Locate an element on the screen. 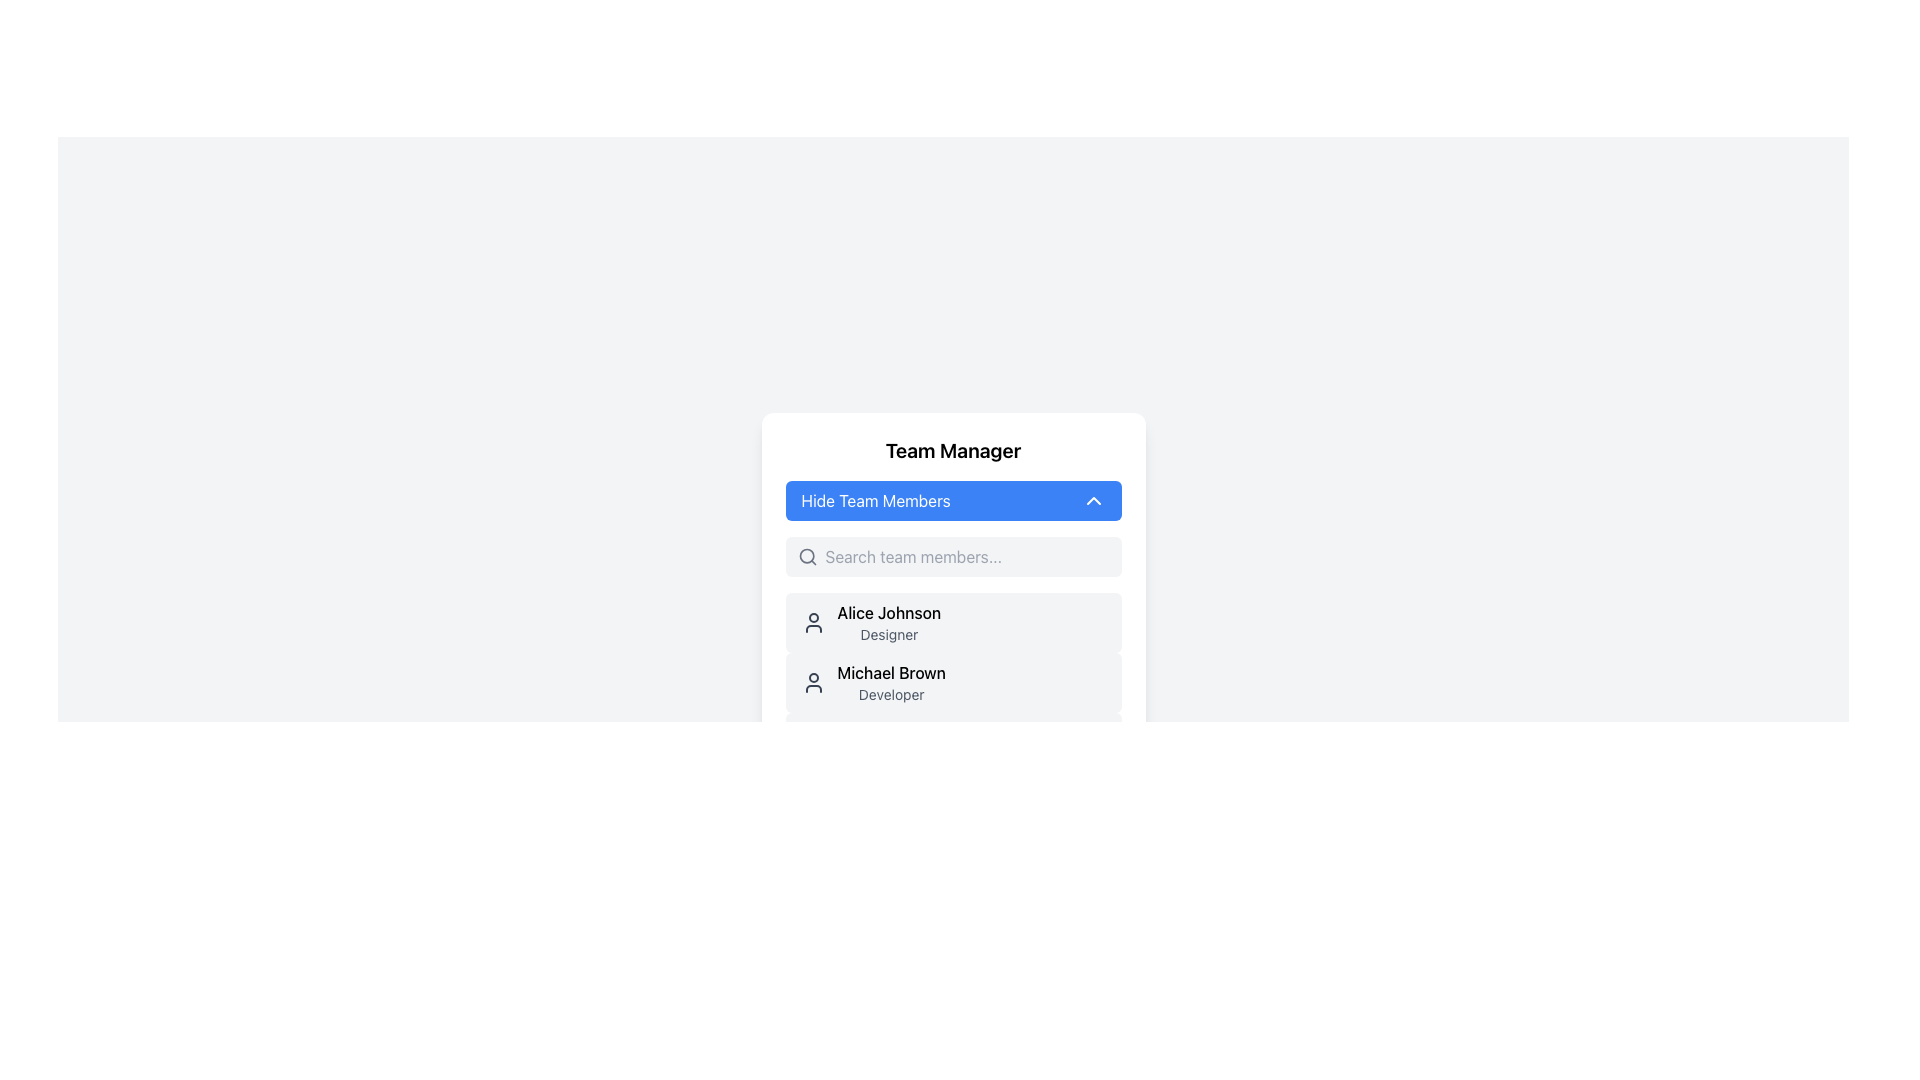  the Text Label displaying the name of a team member, located below the 'Team Manager' section heading and adjacent to 'Alice Johnson' is located at coordinates (890, 672).